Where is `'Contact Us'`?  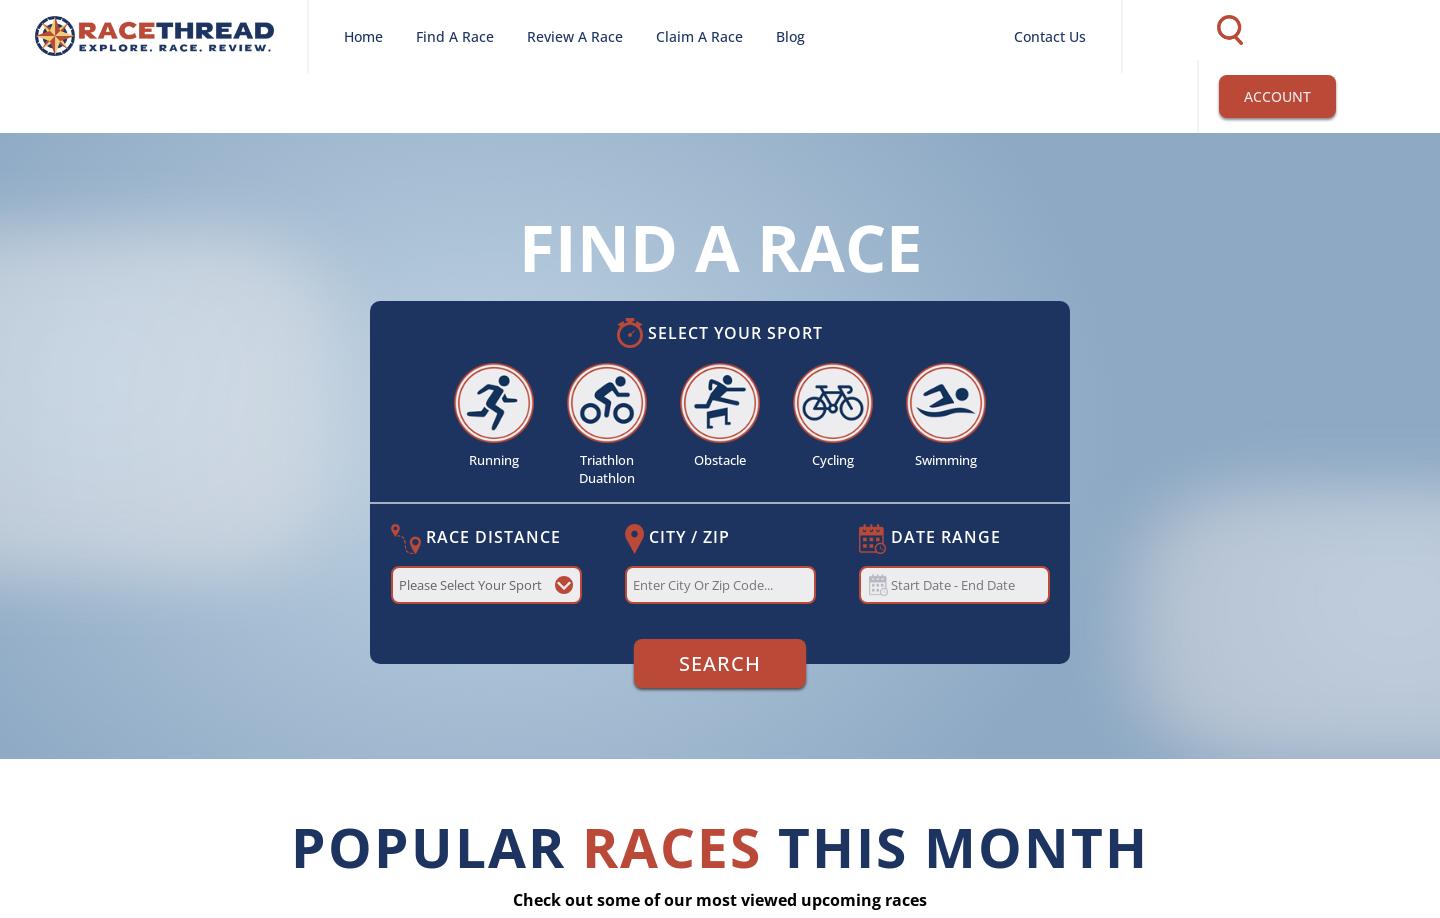
'Contact Us' is located at coordinates (1050, 36).